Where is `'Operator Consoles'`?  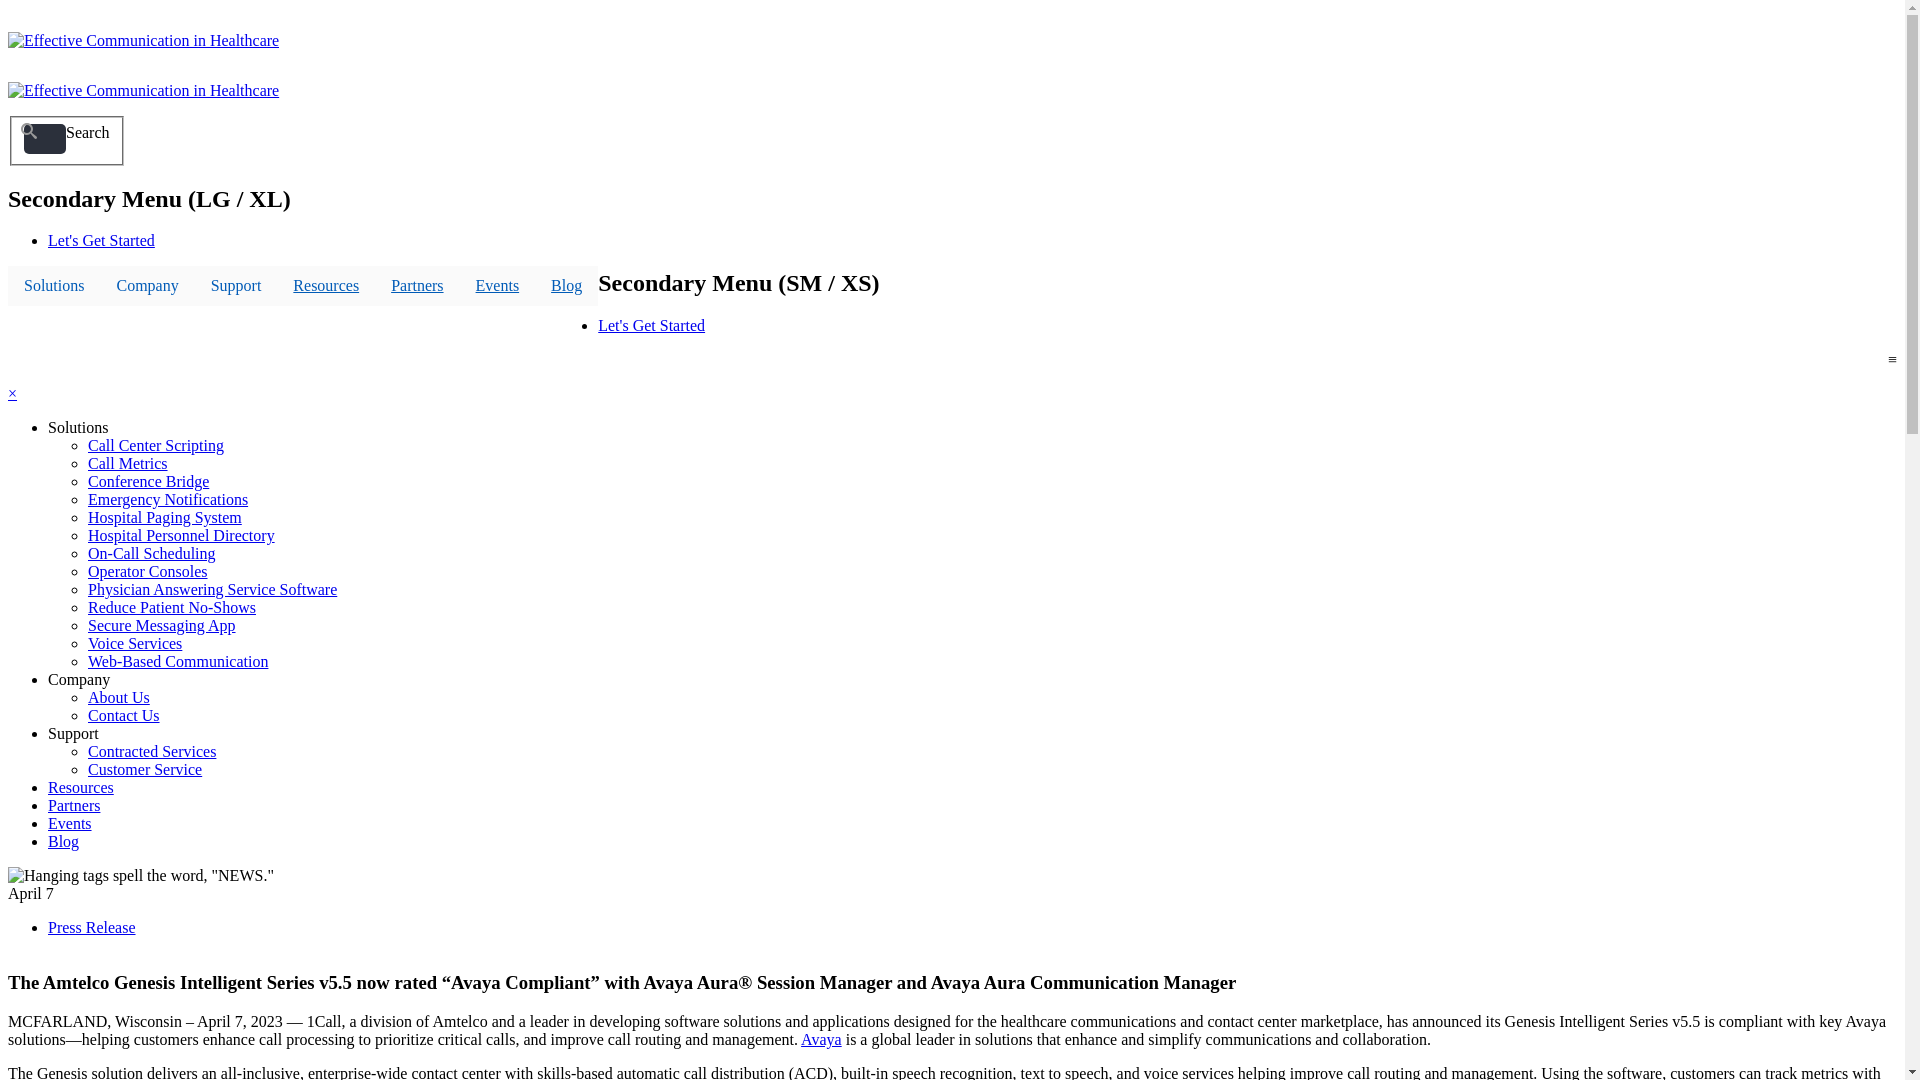 'Operator Consoles' is located at coordinates (86, 571).